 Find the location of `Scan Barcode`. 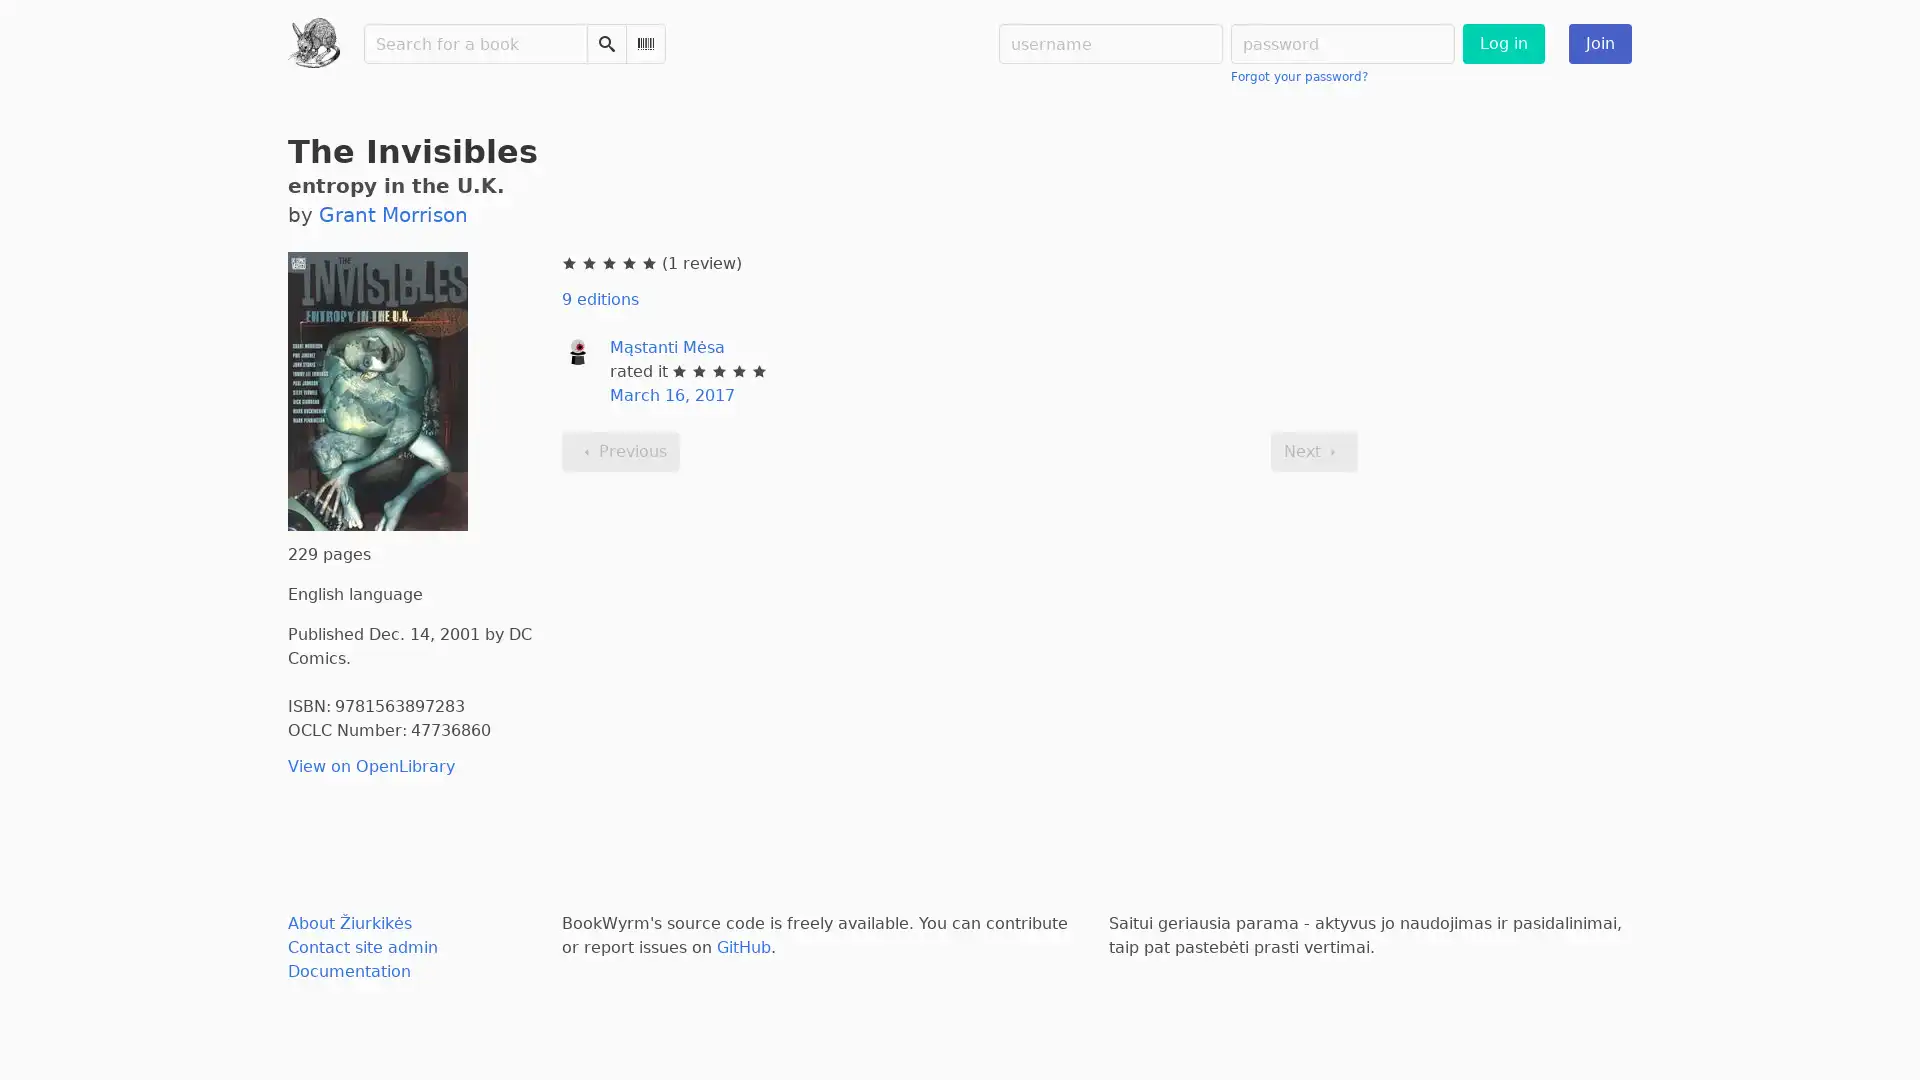

Scan Barcode is located at coordinates (644, 43).